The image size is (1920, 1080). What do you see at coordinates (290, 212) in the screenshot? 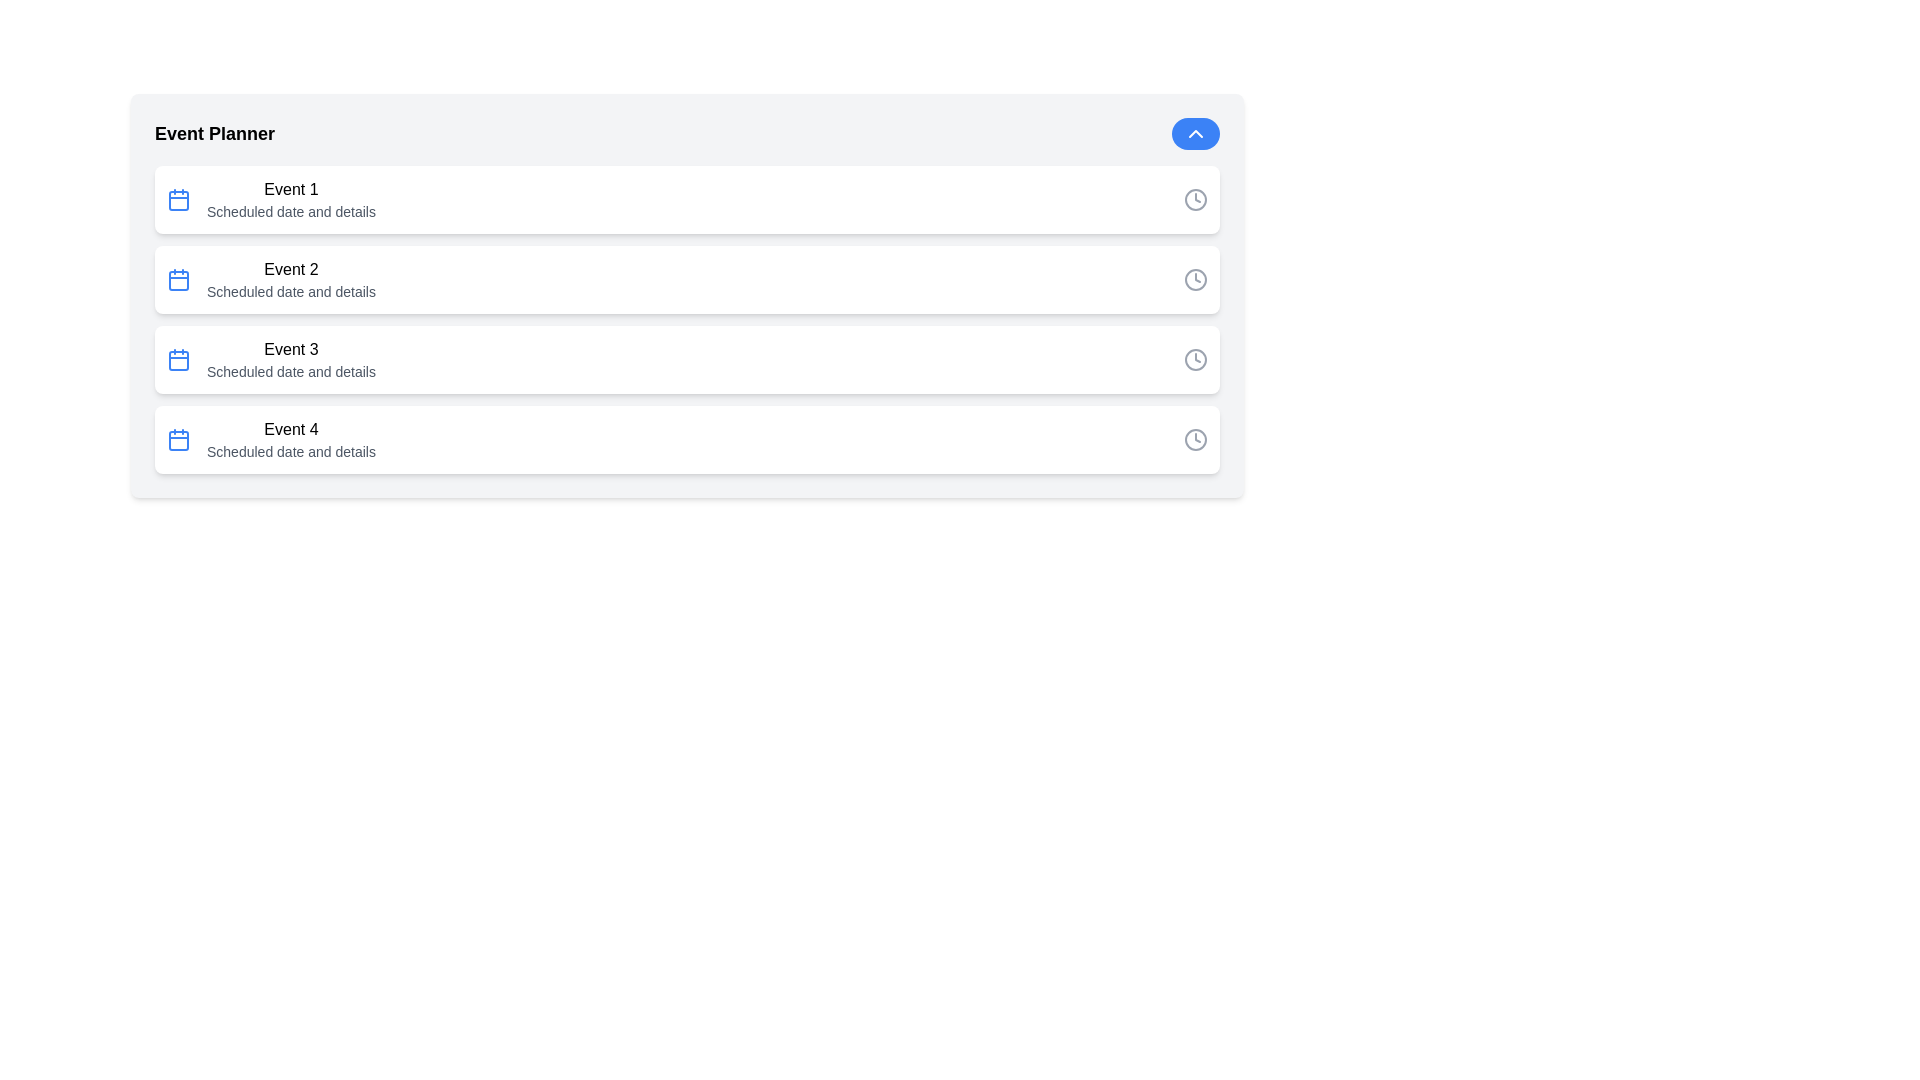
I see `additional information about the scheduling and details associated with 'Event 1' located inside the first list item under the heading 'Event Planner.'` at bounding box center [290, 212].